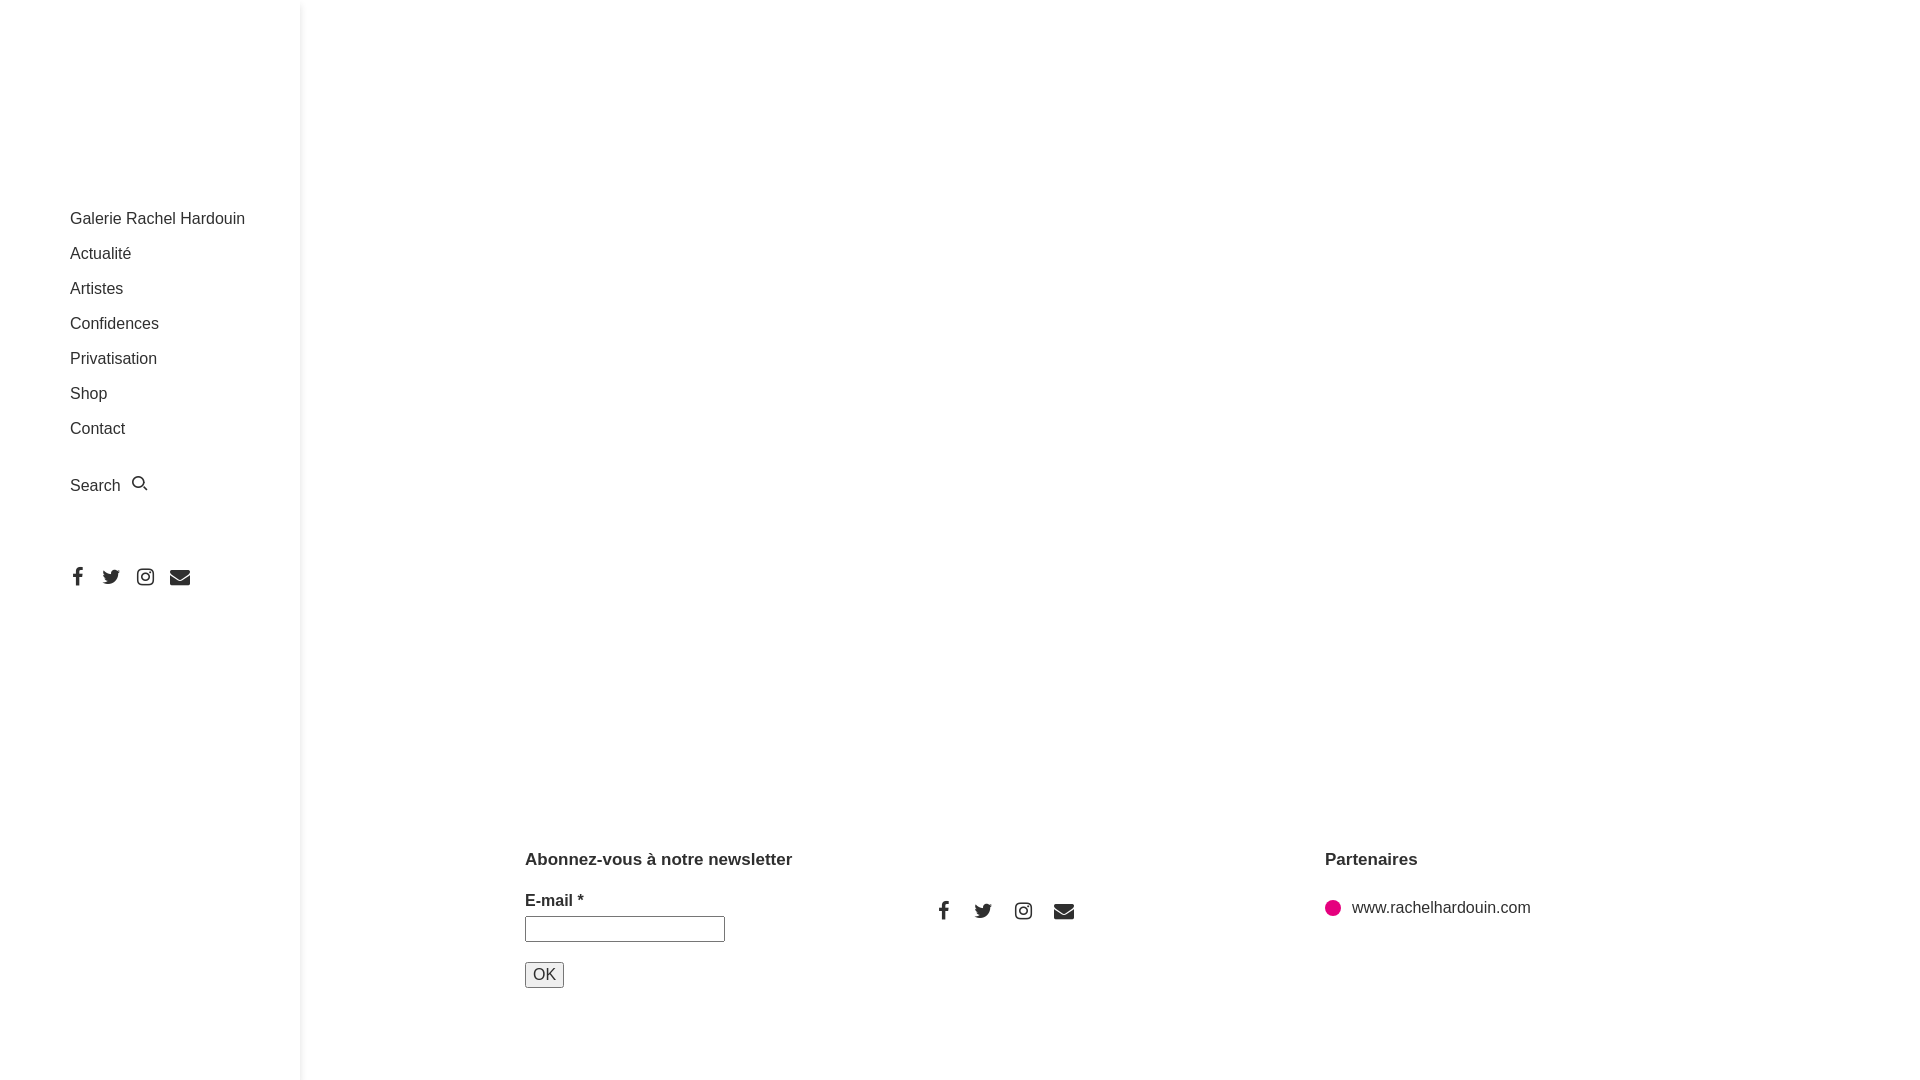  What do you see at coordinates (113, 322) in the screenshot?
I see `'Confidences'` at bounding box center [113, 322].